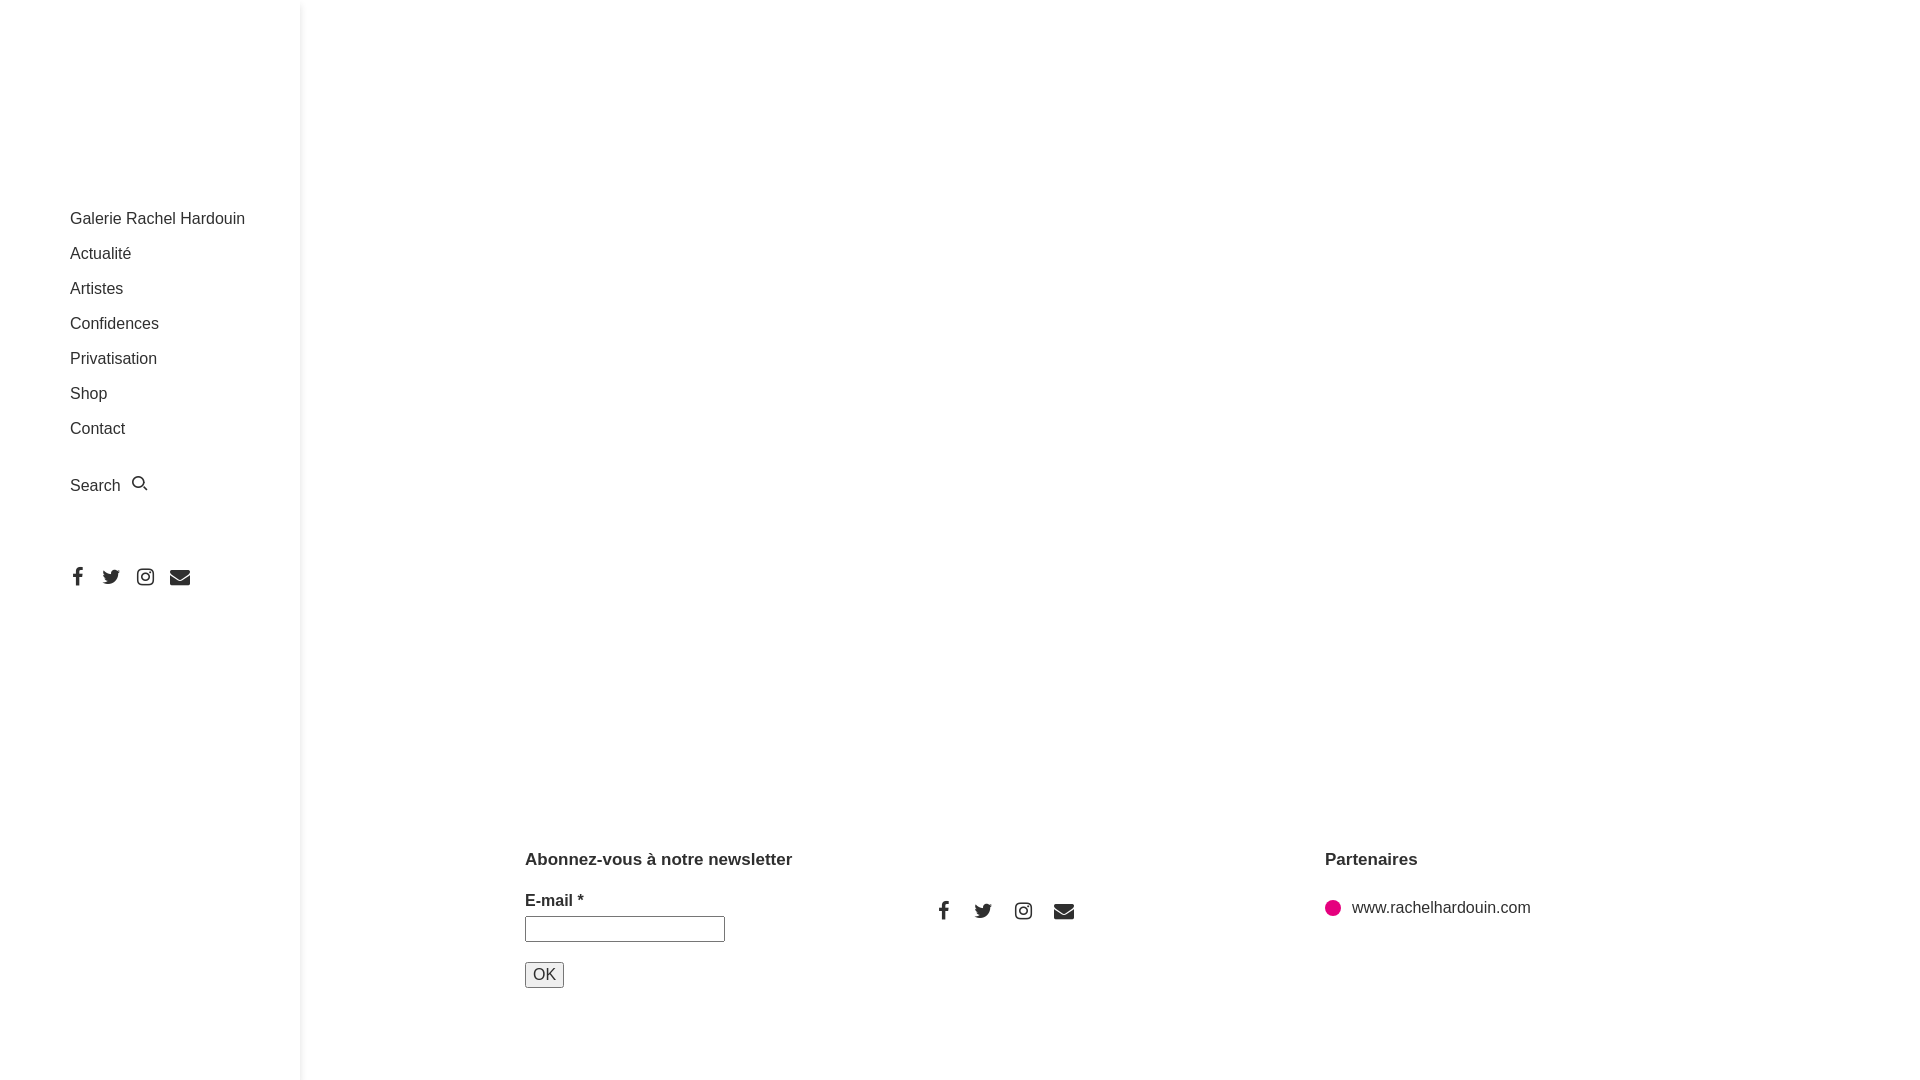  What do you see at coordinates (113, 322) in the screenshot?
I see `'Confidences'` at bounding box center [113, 322].